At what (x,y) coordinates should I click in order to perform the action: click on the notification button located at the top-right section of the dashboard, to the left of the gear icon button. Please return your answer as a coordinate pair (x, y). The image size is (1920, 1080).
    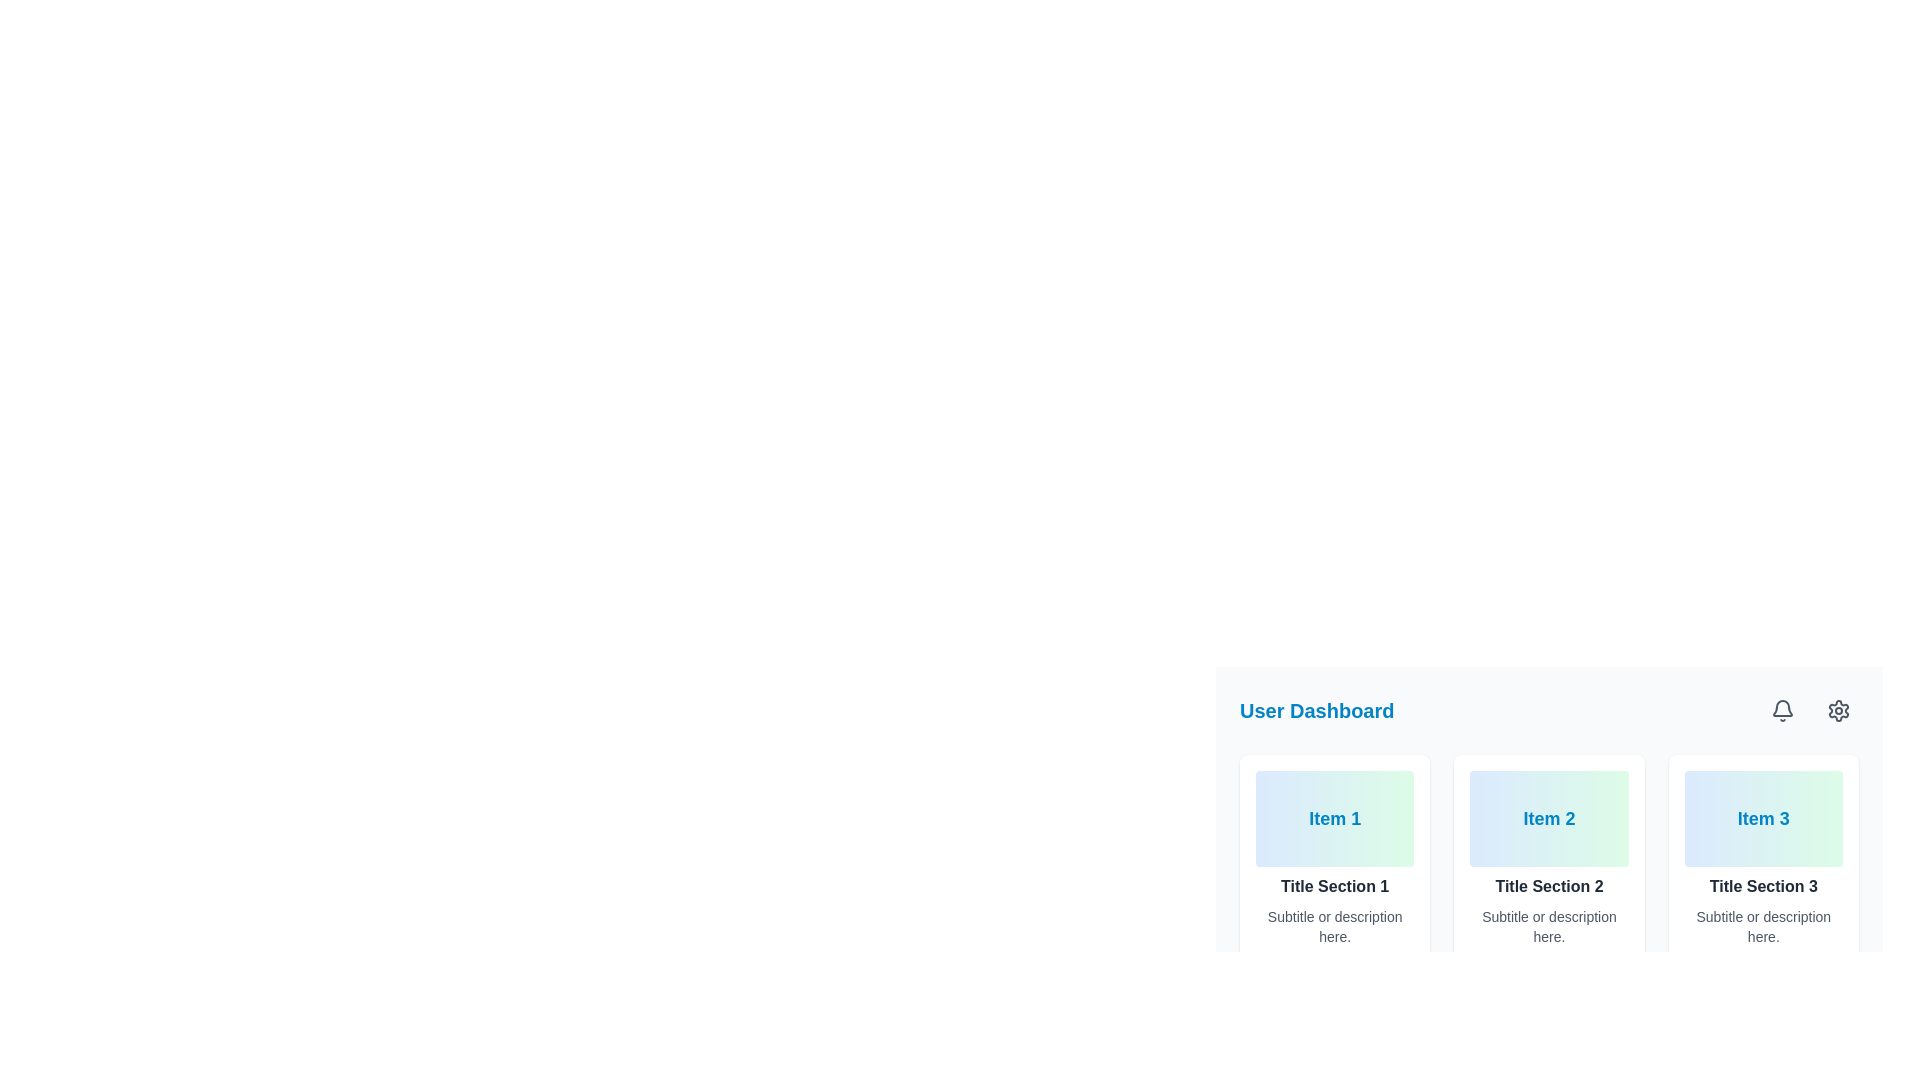
    Looking at the image, I should click on (1782, 709).